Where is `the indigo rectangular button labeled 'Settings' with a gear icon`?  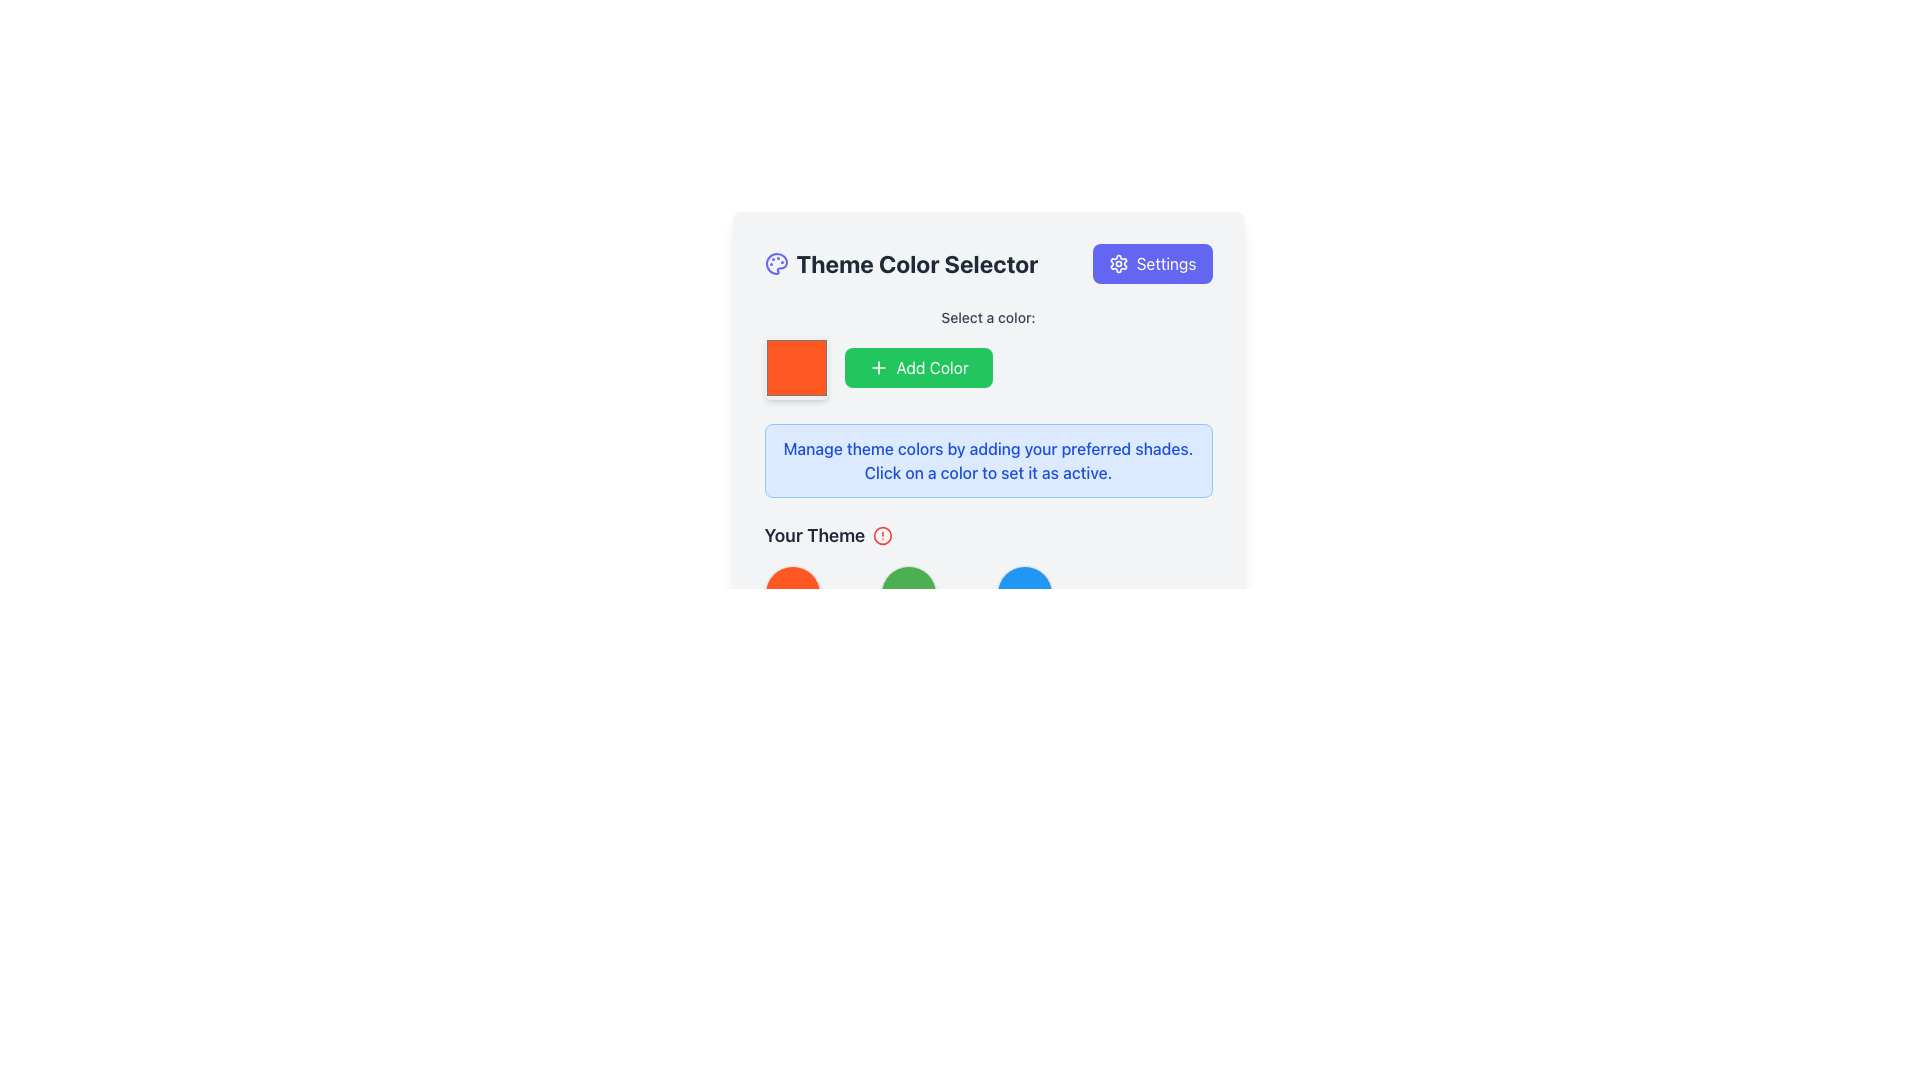 the indigo rectangular button labeled 'Settings' with a gear icon is located at coordinates (1152, 262).